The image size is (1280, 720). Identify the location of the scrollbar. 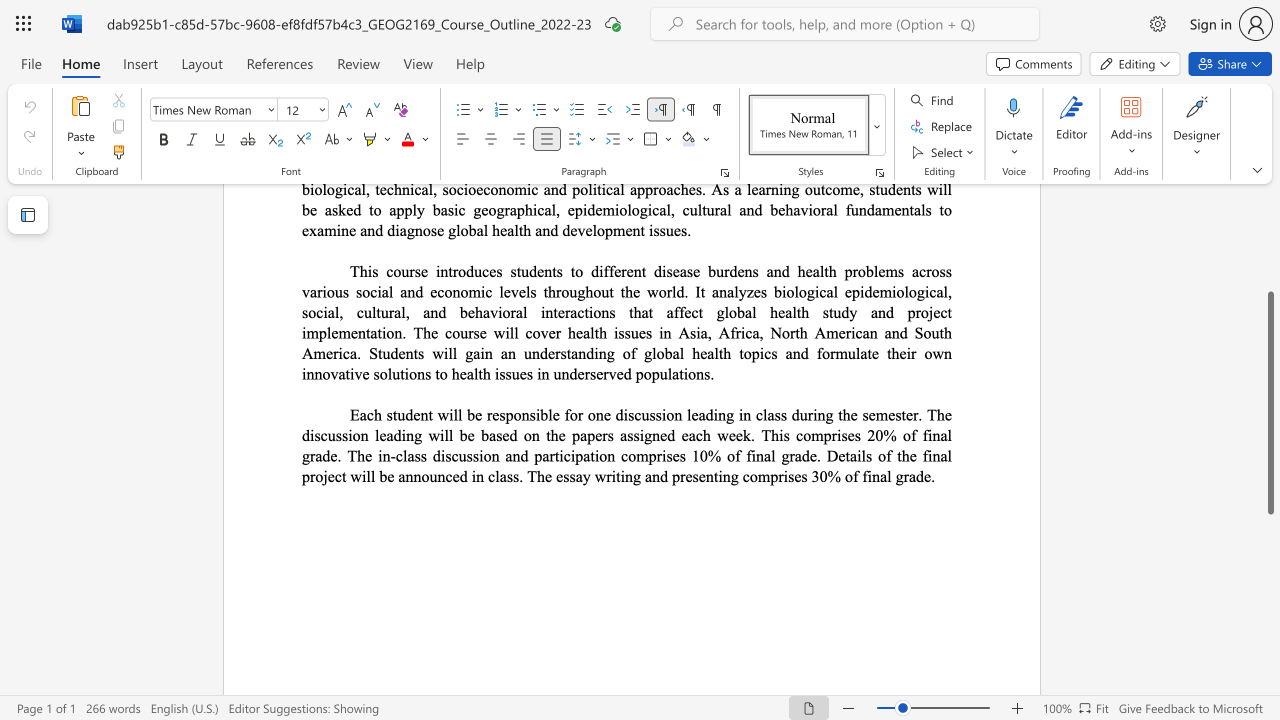
(1269, 238).